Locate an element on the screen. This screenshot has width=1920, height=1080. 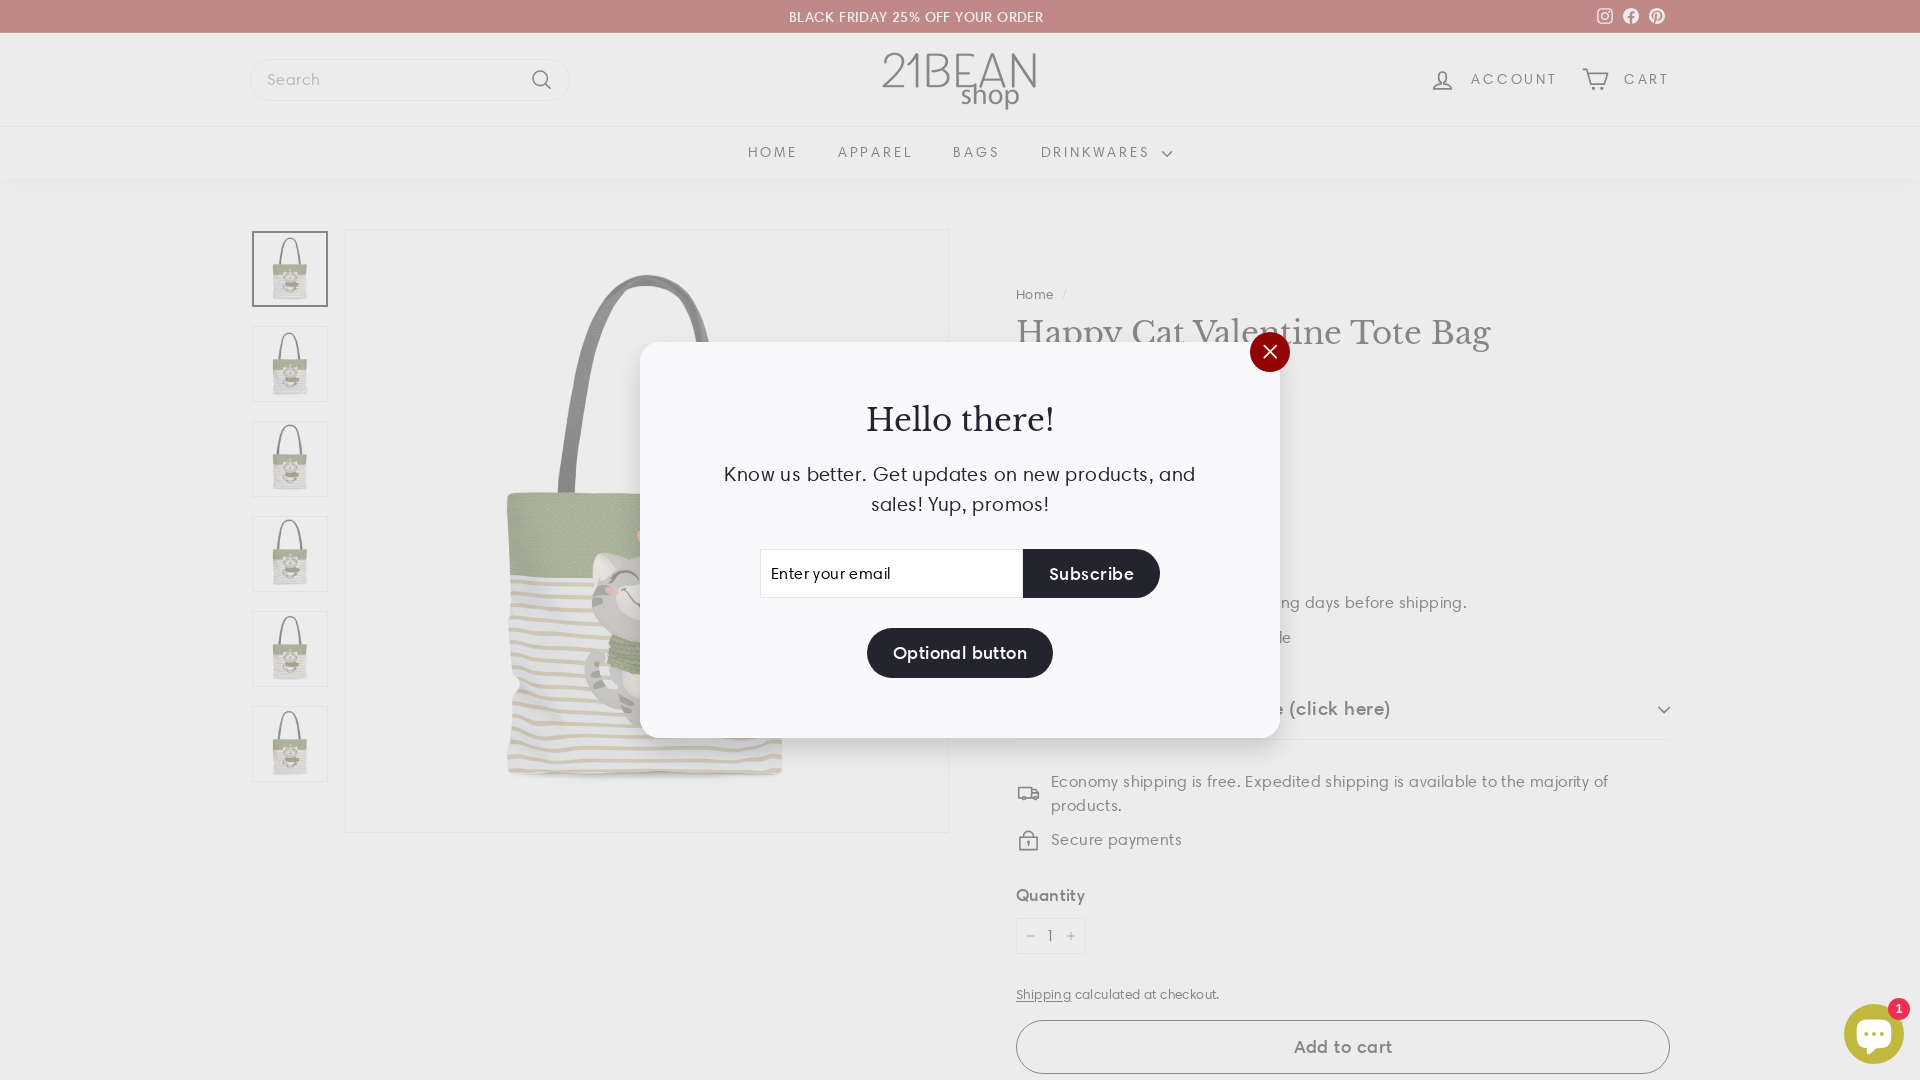
'Shopify online store chat' is located at coordinates (1872, 1029).